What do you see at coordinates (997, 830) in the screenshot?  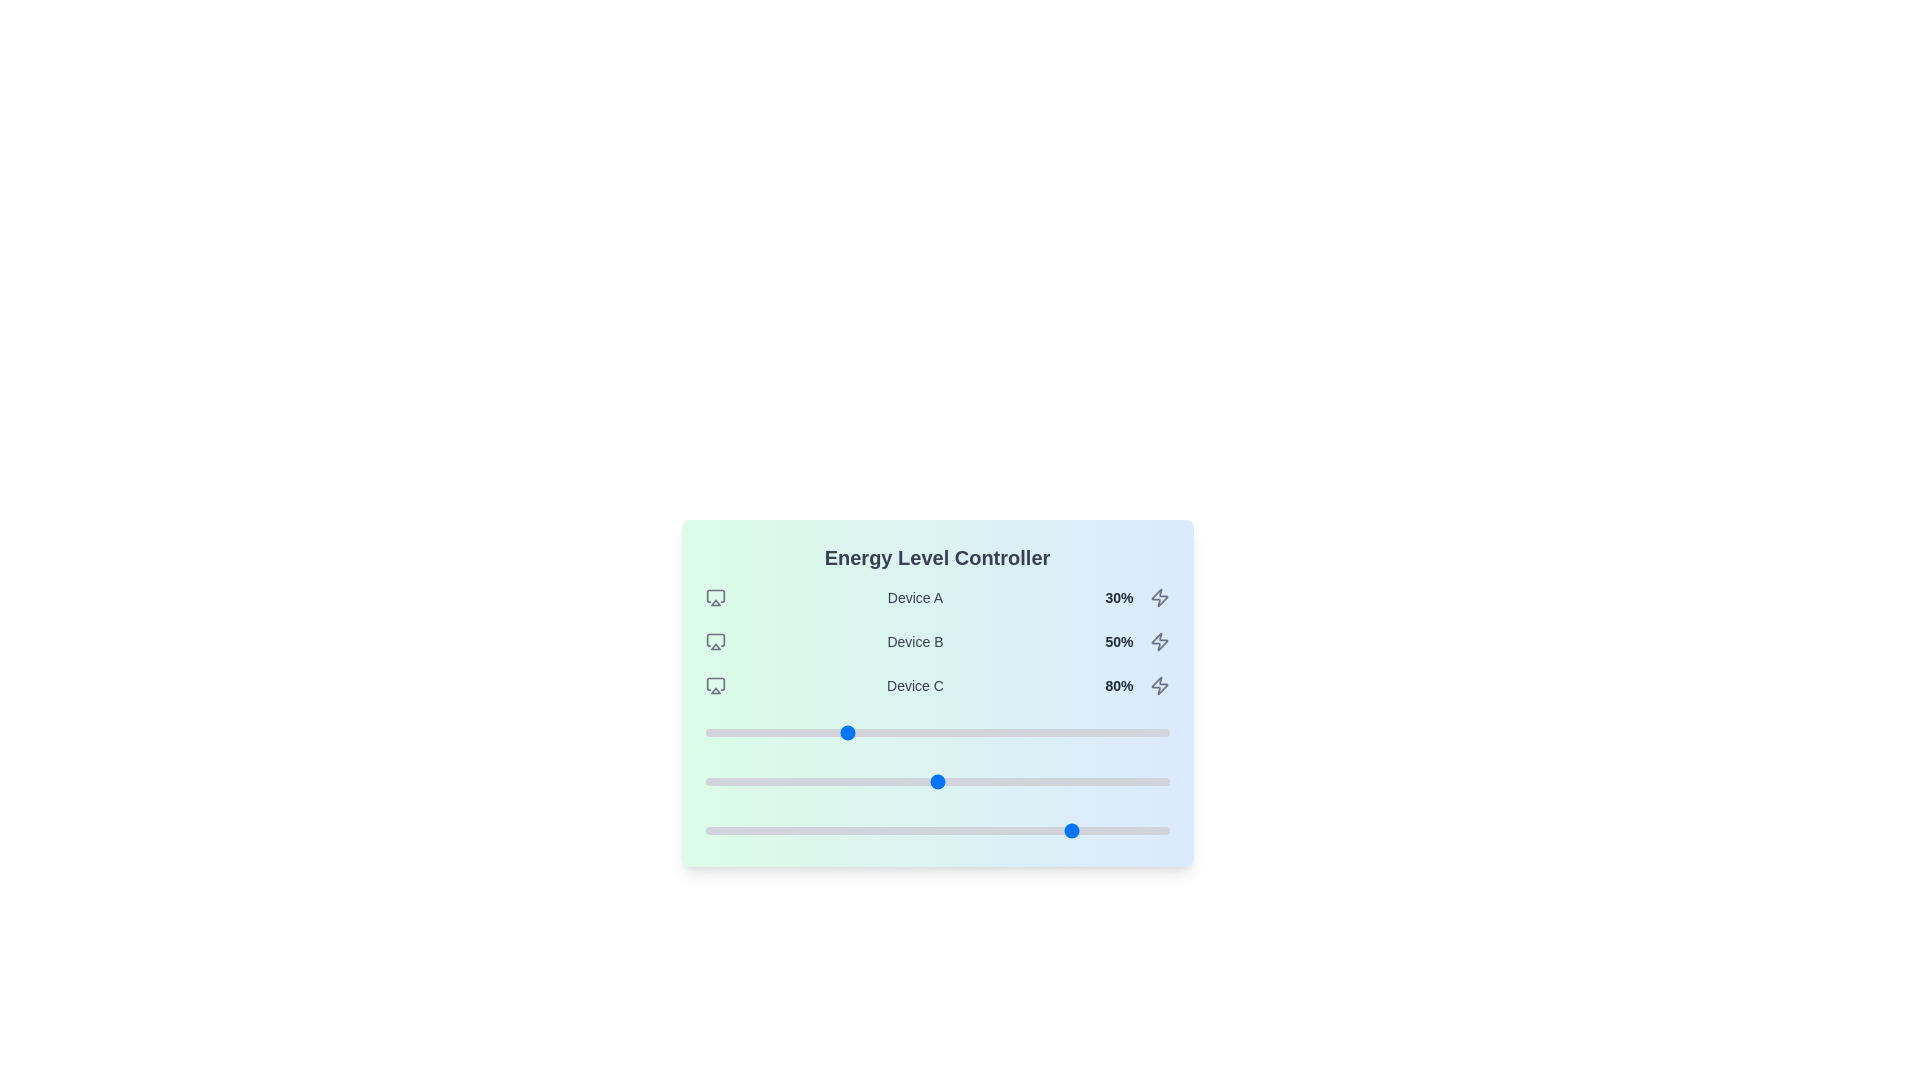 I see `the slider for Device C to set the energy level to 63%` at bounding box center [997, 830].